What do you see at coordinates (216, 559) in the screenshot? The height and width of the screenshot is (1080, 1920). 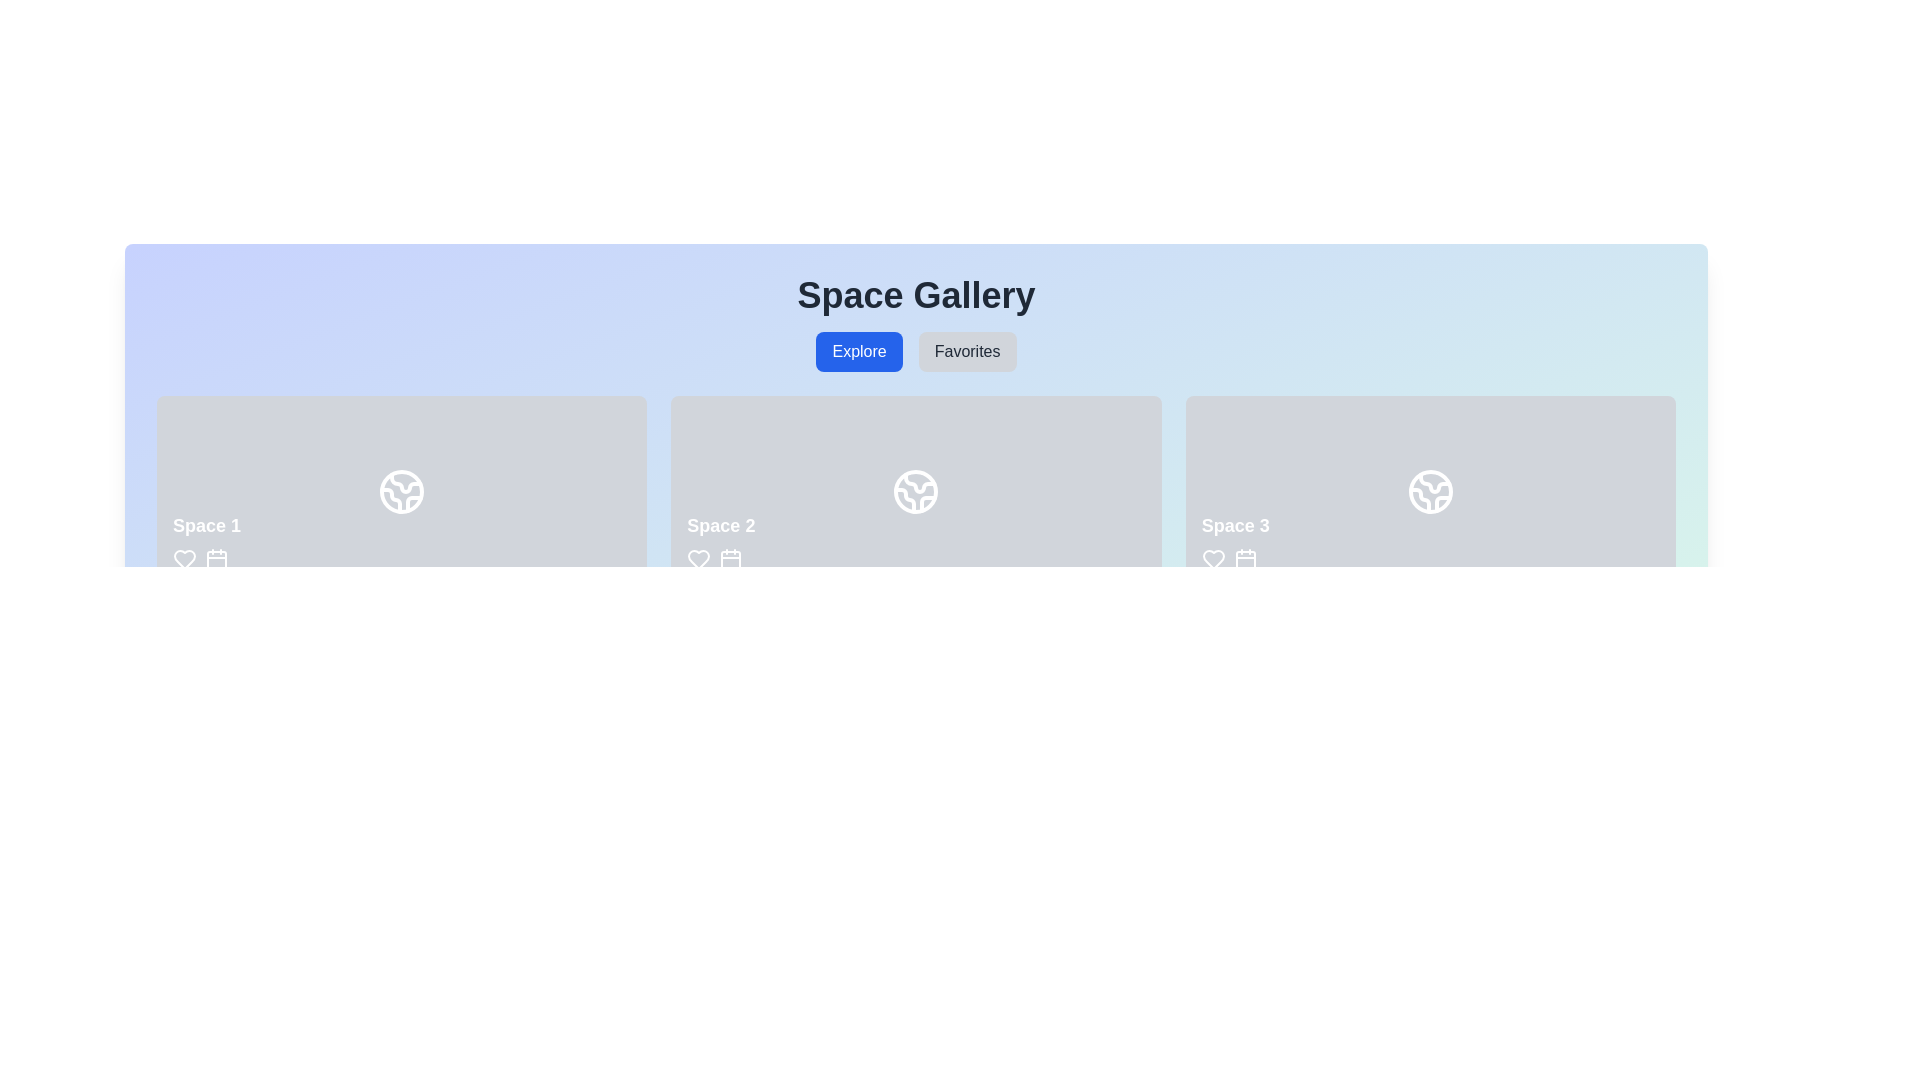 I see `the calendar icon located to the right of the heart-shaped icon in the bottom left corner of the 'Space 1' card to change its color` at bounding box center [216, 559].